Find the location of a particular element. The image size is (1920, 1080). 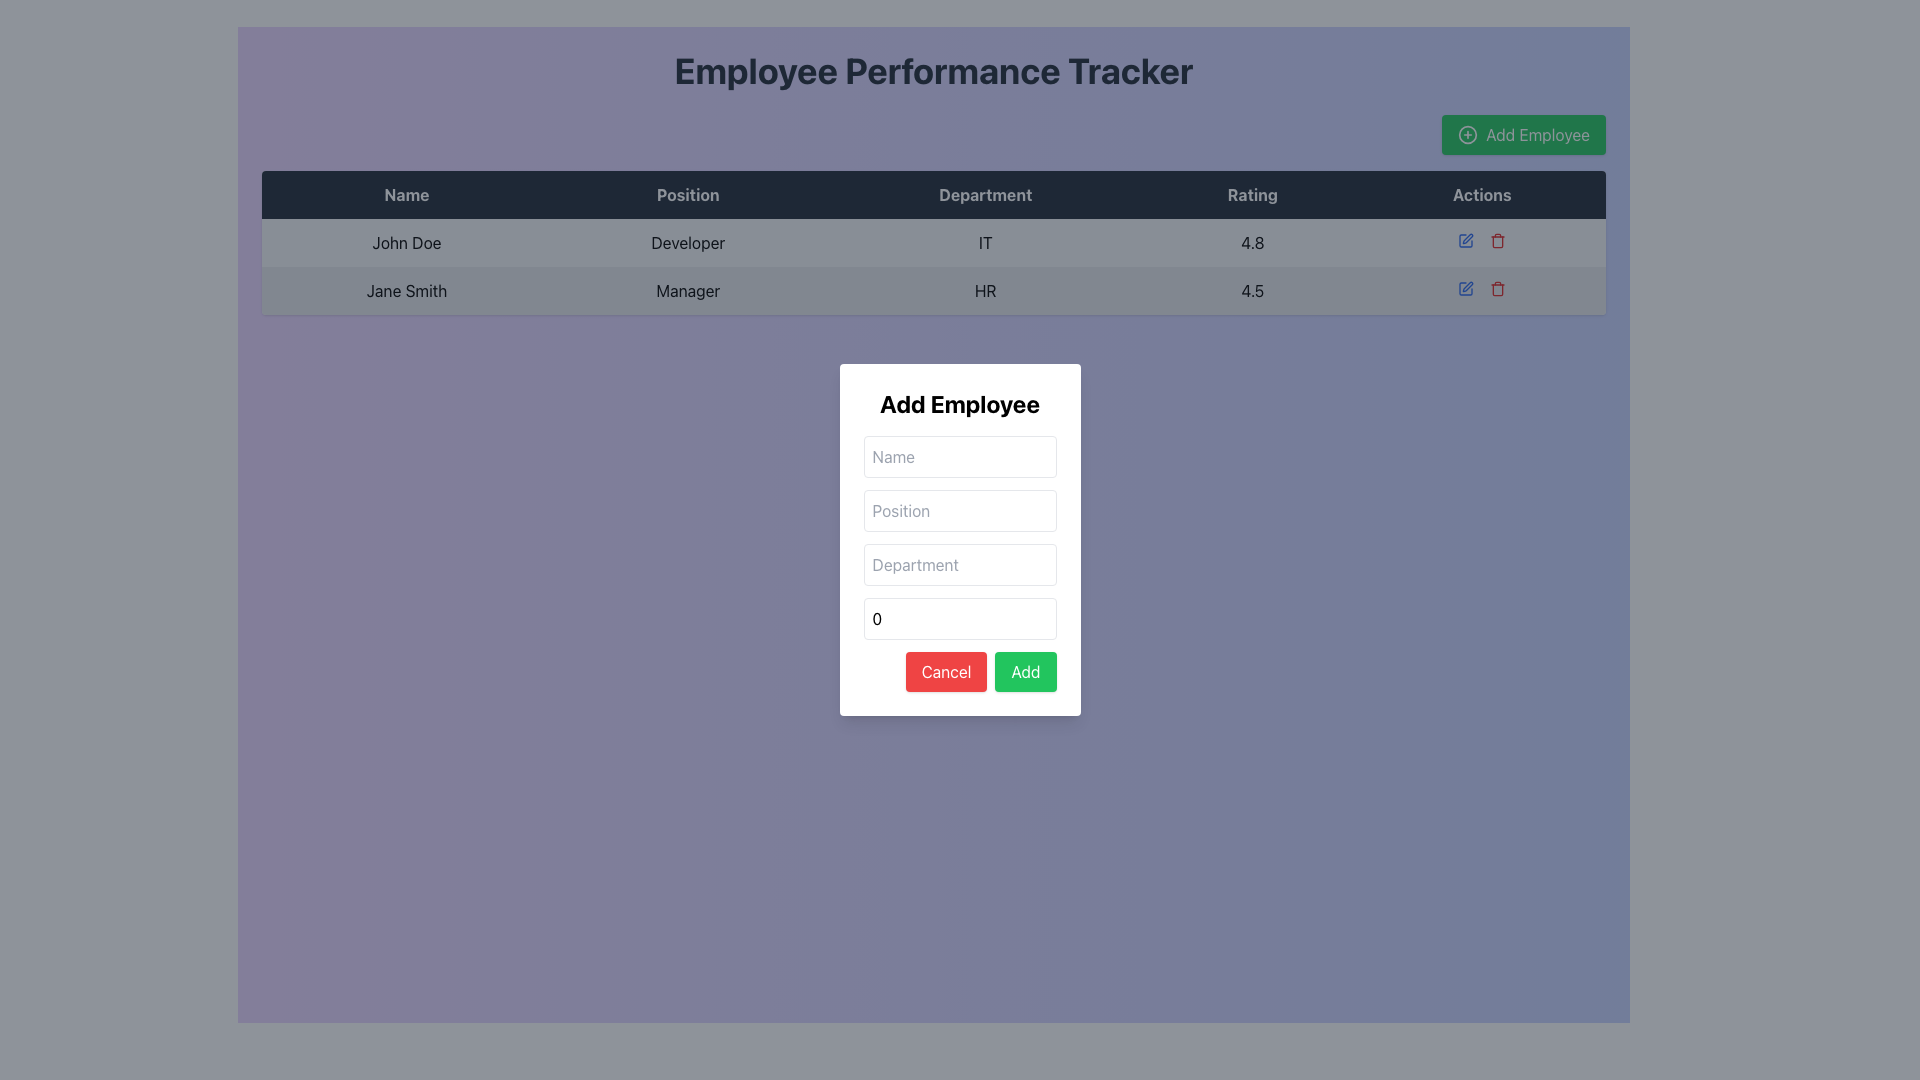

the Text Label displaying the job title in the second row of the 'Position' column, which identifies the role associated with the person listed in the corresponding row is located at coordinates (688, 290).